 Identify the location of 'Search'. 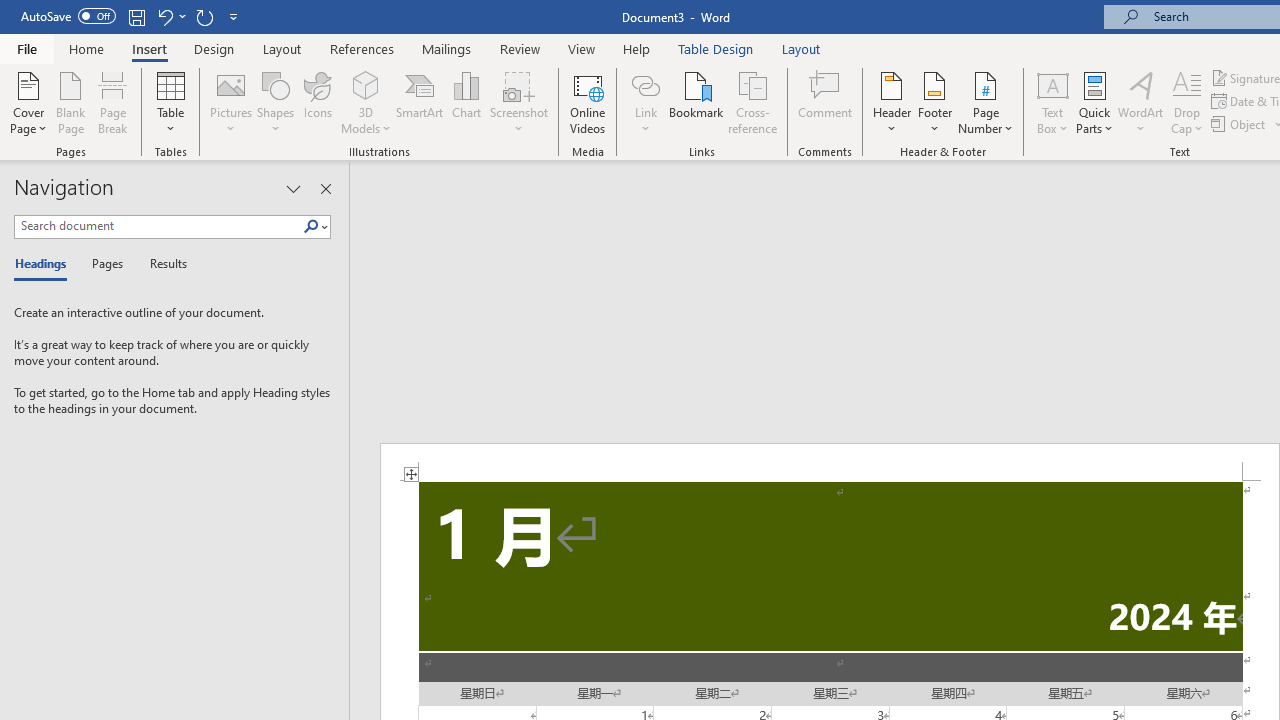
(314, 226).